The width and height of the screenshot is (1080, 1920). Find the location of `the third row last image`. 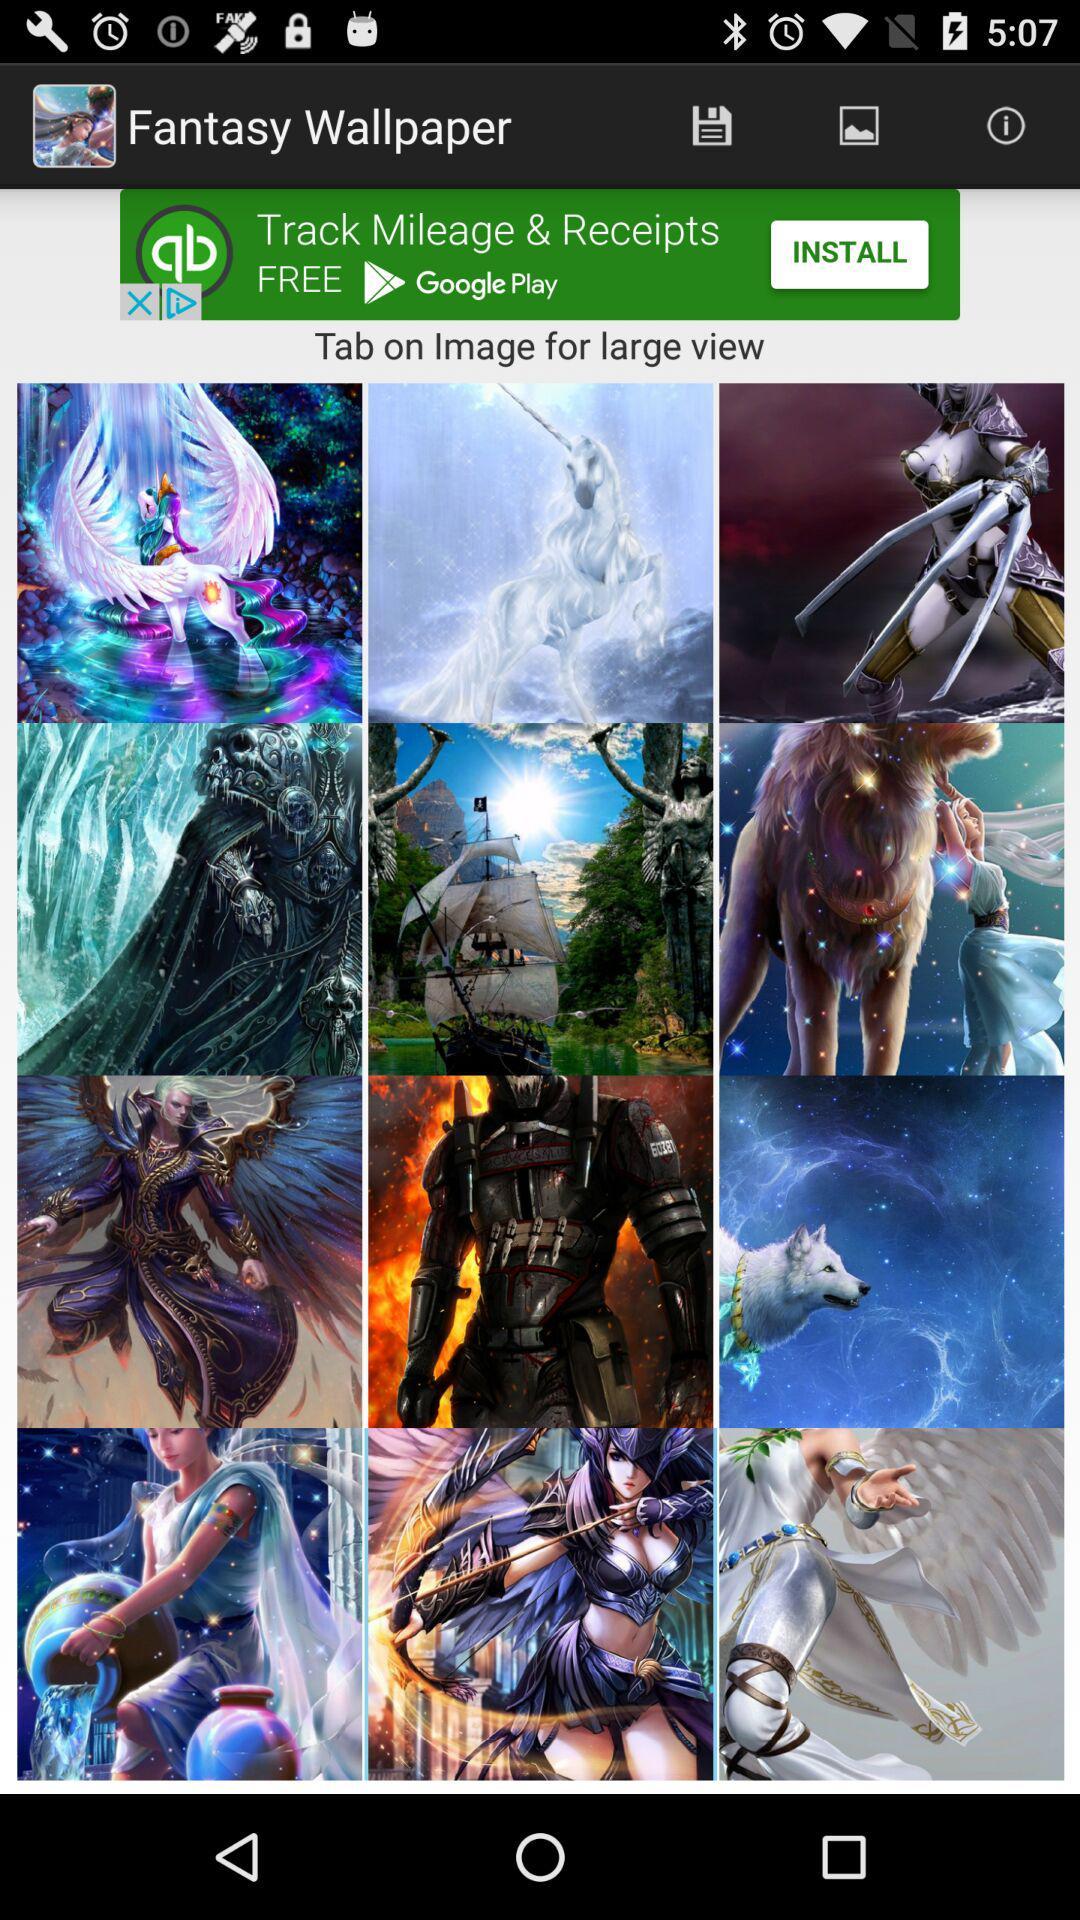

the third row last image is located at coordinates (890, 1251).